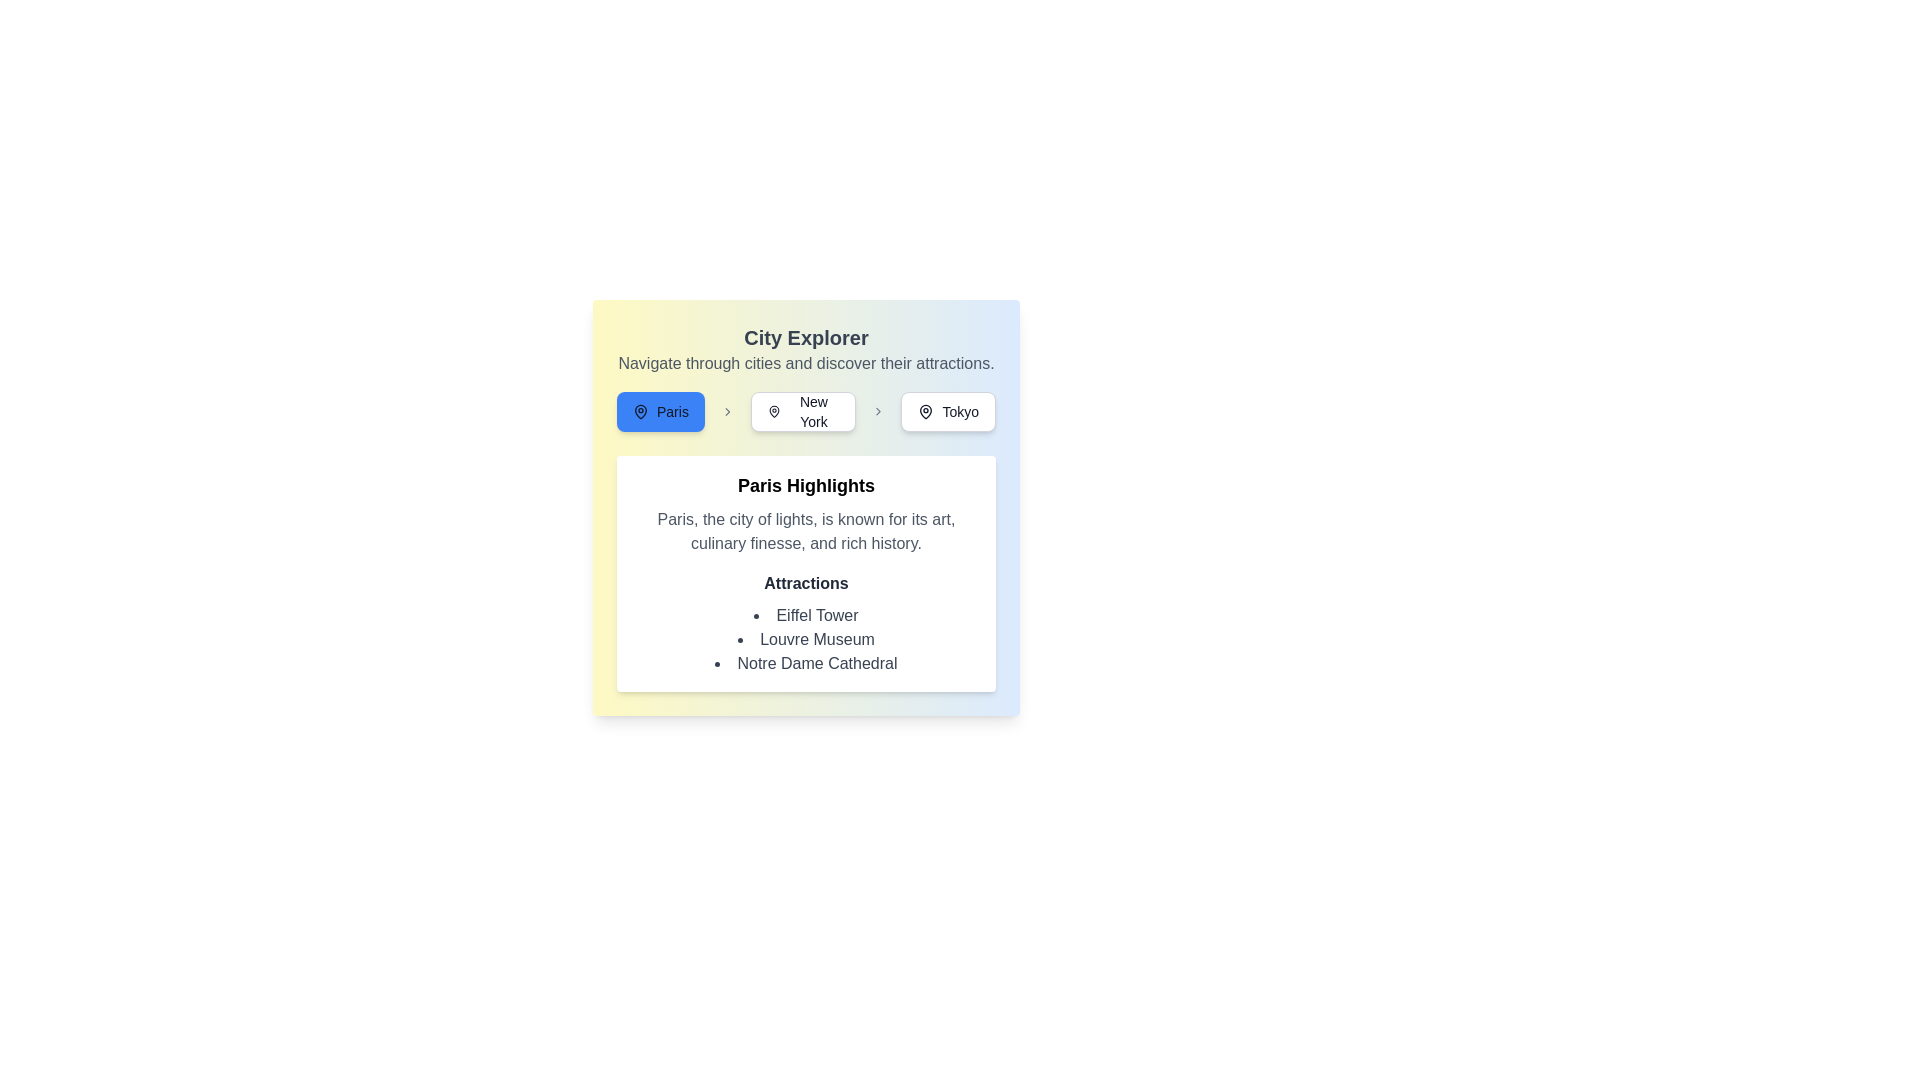  Describe the element at coordinates (806, 583) in the screenshot. I see `text content of the subheading that introduces the list of 'Attractions' located between the description 'Paris, the city of lights...' and the bullet-pointed list` at that location.